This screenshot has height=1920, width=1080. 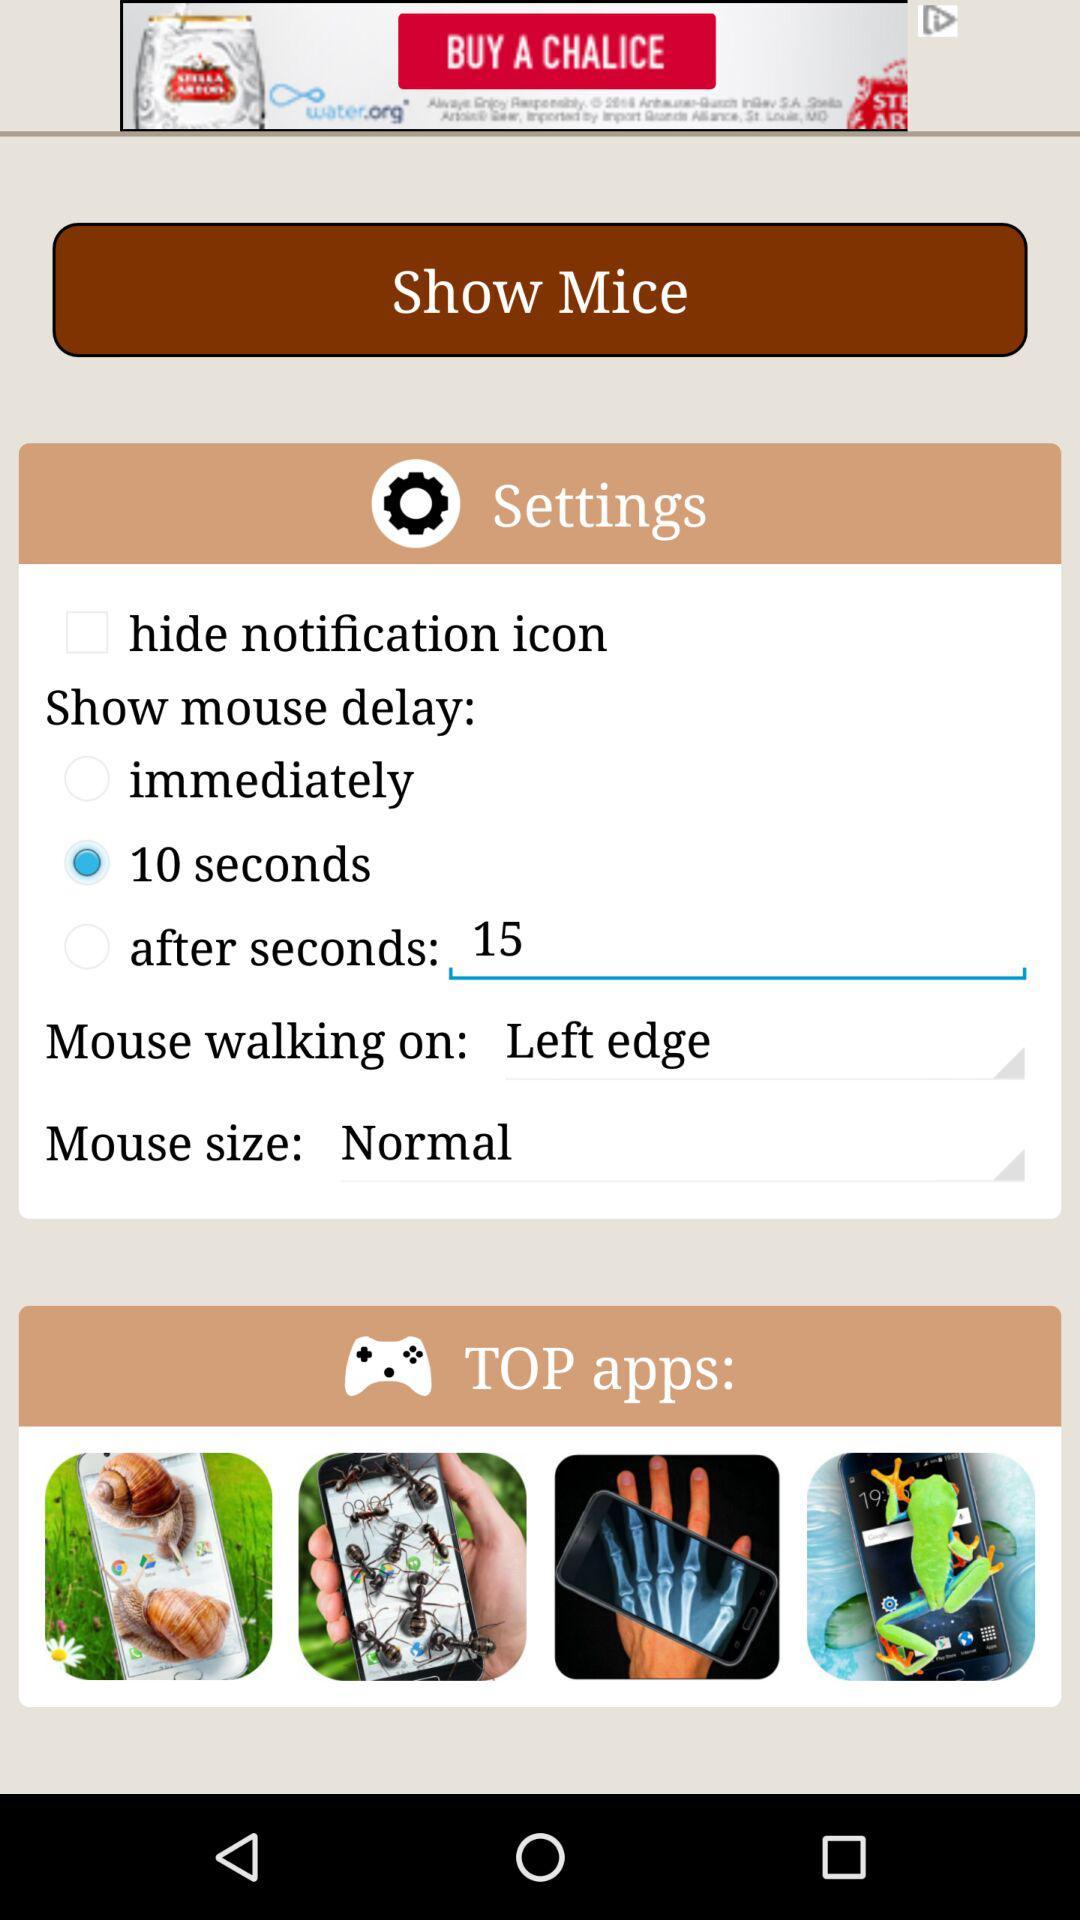 What do you see at coordinates (411, 1565) in the screenshot?
I see `the second image from left` at bounding box center [411, 1565].